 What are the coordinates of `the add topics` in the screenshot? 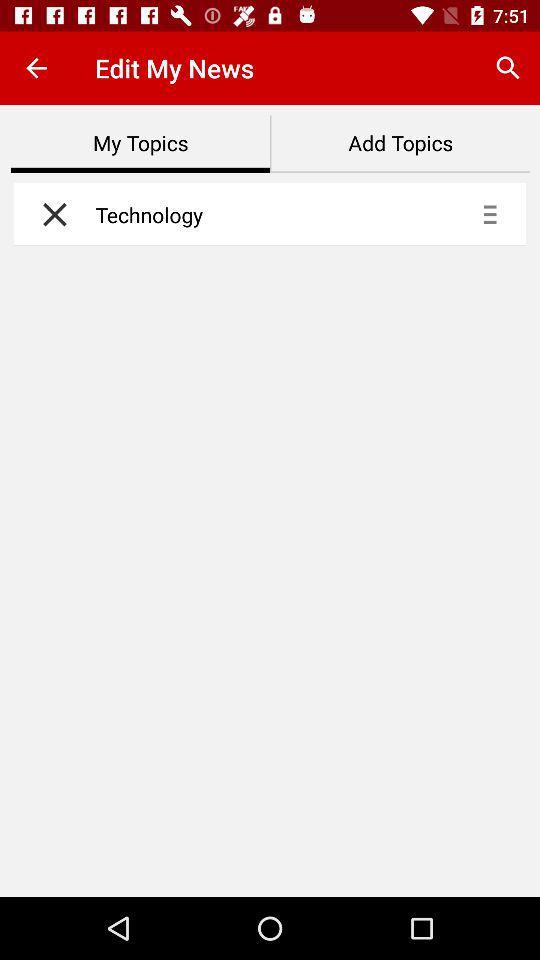 It's located at (400, 143).